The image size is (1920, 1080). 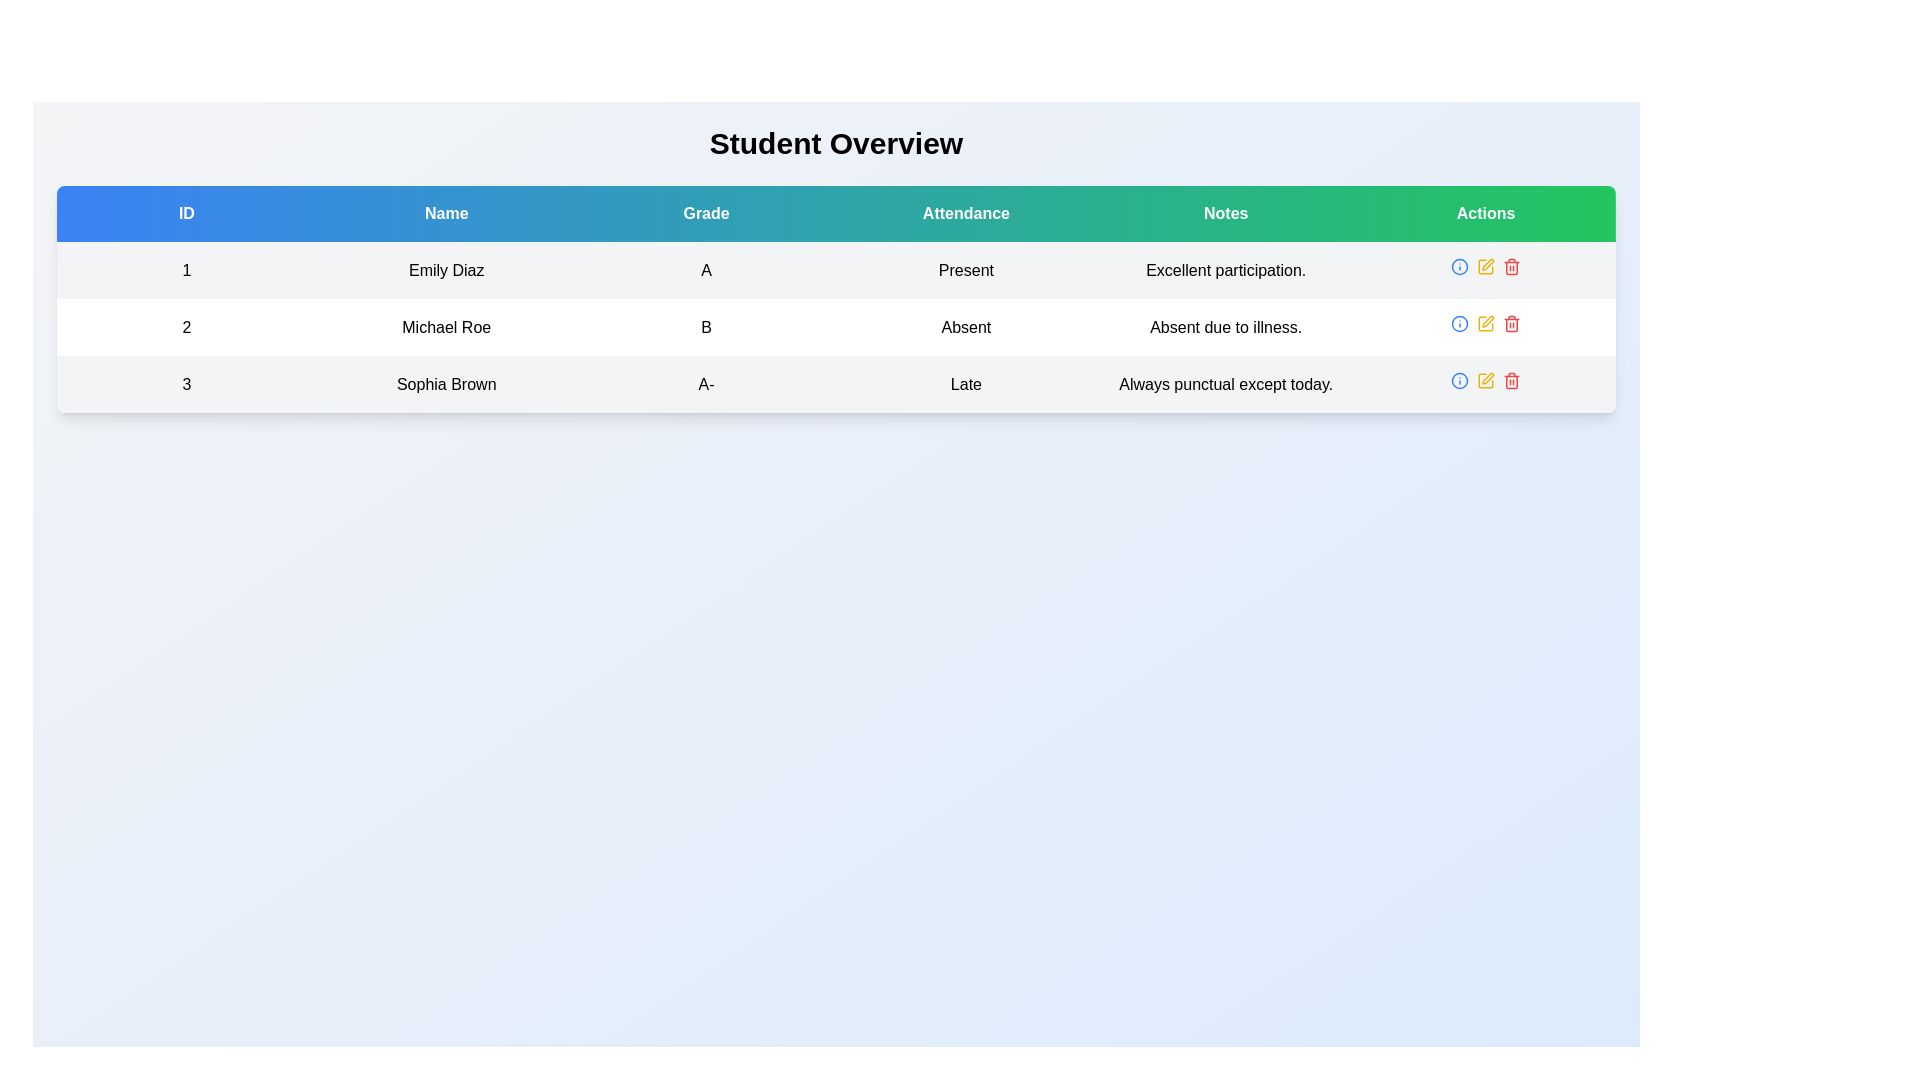 I want to click on the action button icon located in the 'Actions' column of the second row in the table to observe the hover styling effect, so click(x=1459, y=323).